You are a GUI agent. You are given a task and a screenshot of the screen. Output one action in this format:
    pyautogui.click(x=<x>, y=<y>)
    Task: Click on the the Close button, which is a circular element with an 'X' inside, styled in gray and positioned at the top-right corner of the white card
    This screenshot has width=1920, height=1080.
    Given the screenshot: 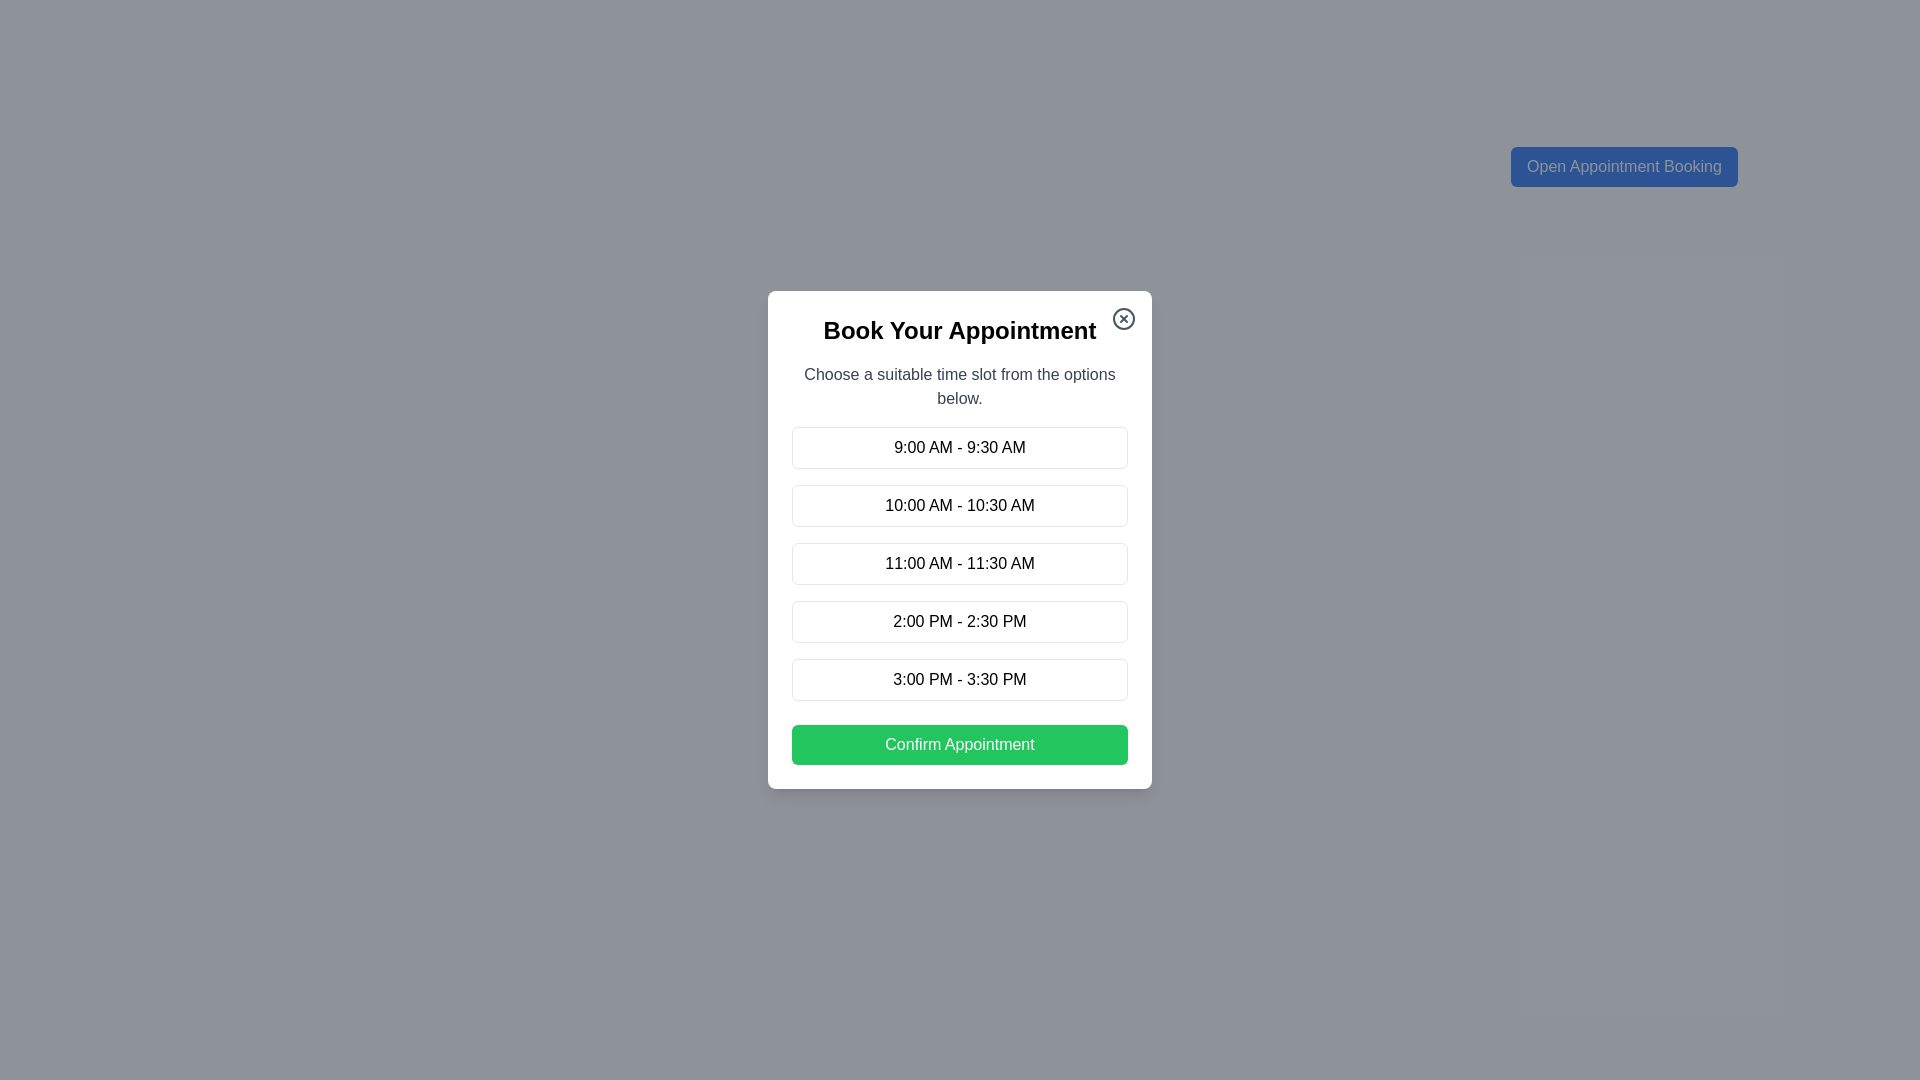 What is the action you would take?
    pyautogui.click(x=1123, y=318)
    